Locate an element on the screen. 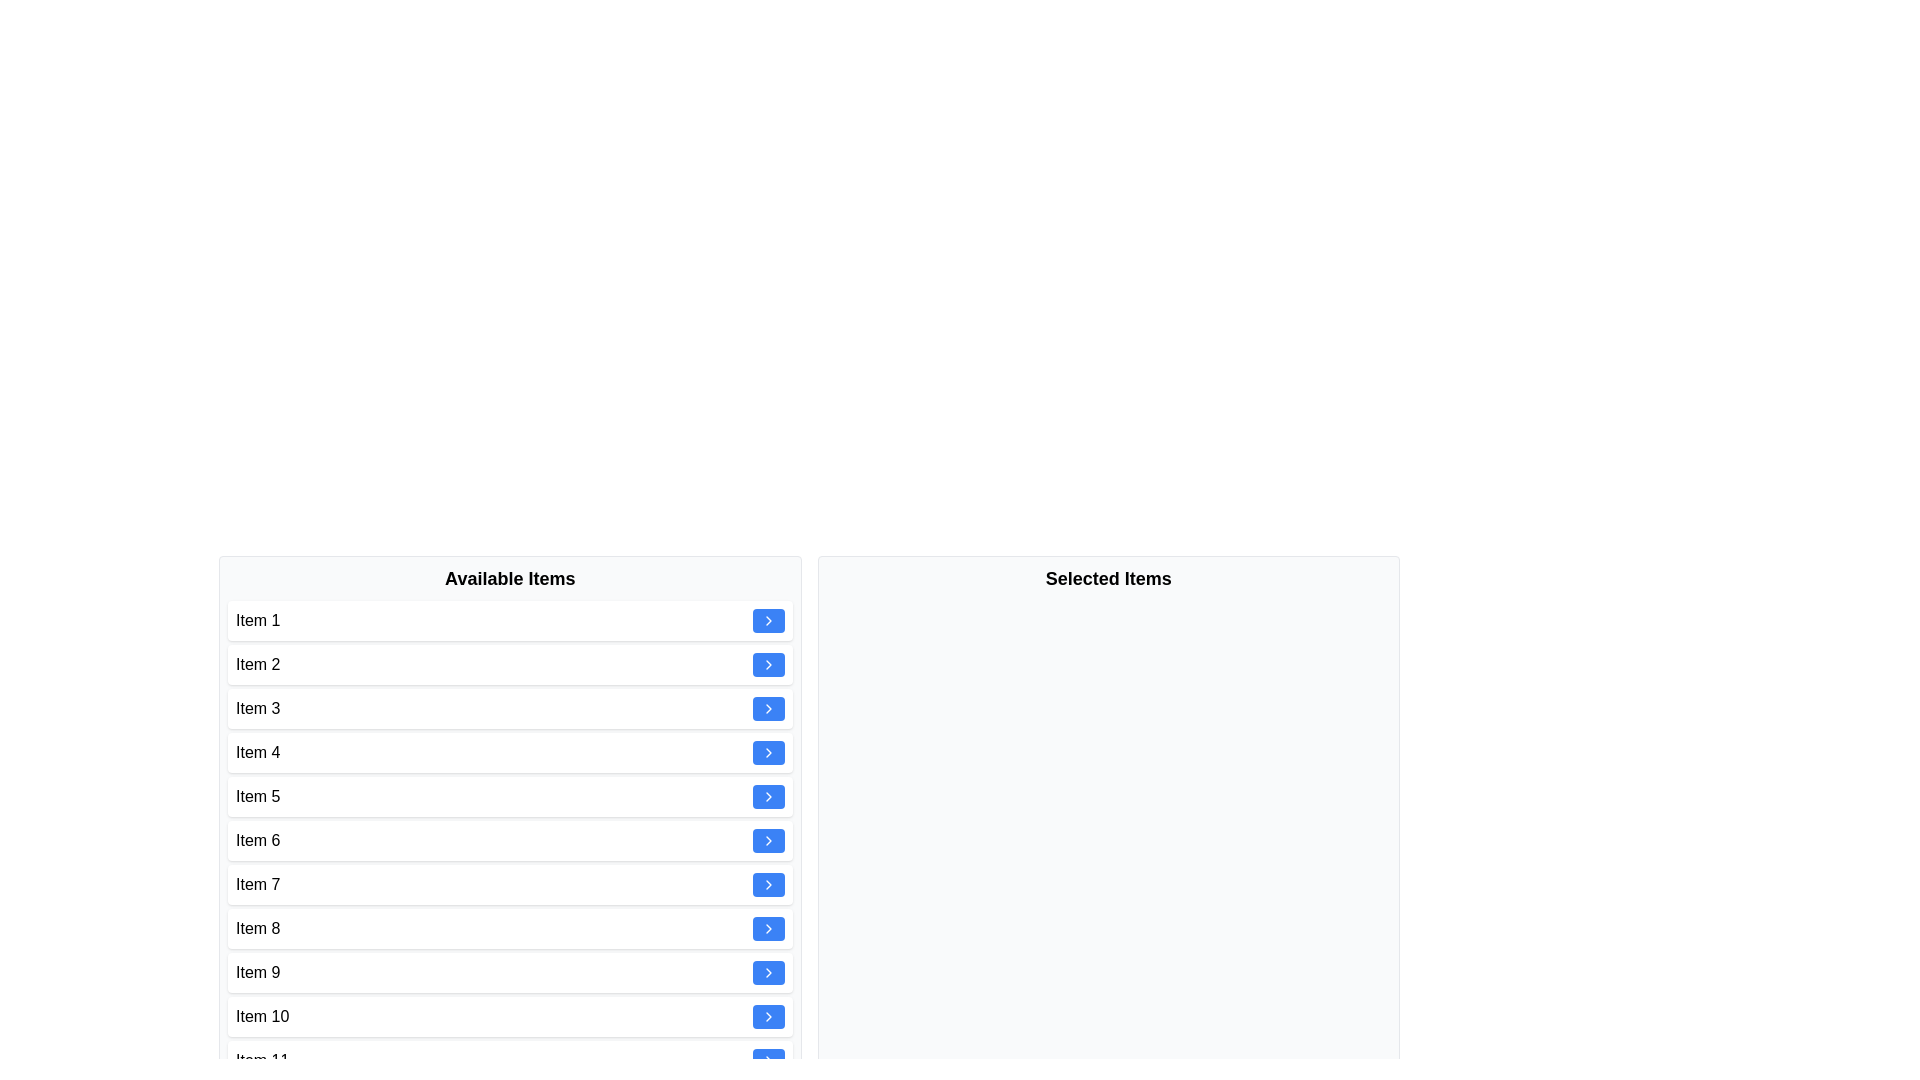  the compact rounded rectangular button with a blue background and white chevron located at the rightmost part of the 'Item 5' list entry under the 'Available Items' section is located at coordinates (767, 796).